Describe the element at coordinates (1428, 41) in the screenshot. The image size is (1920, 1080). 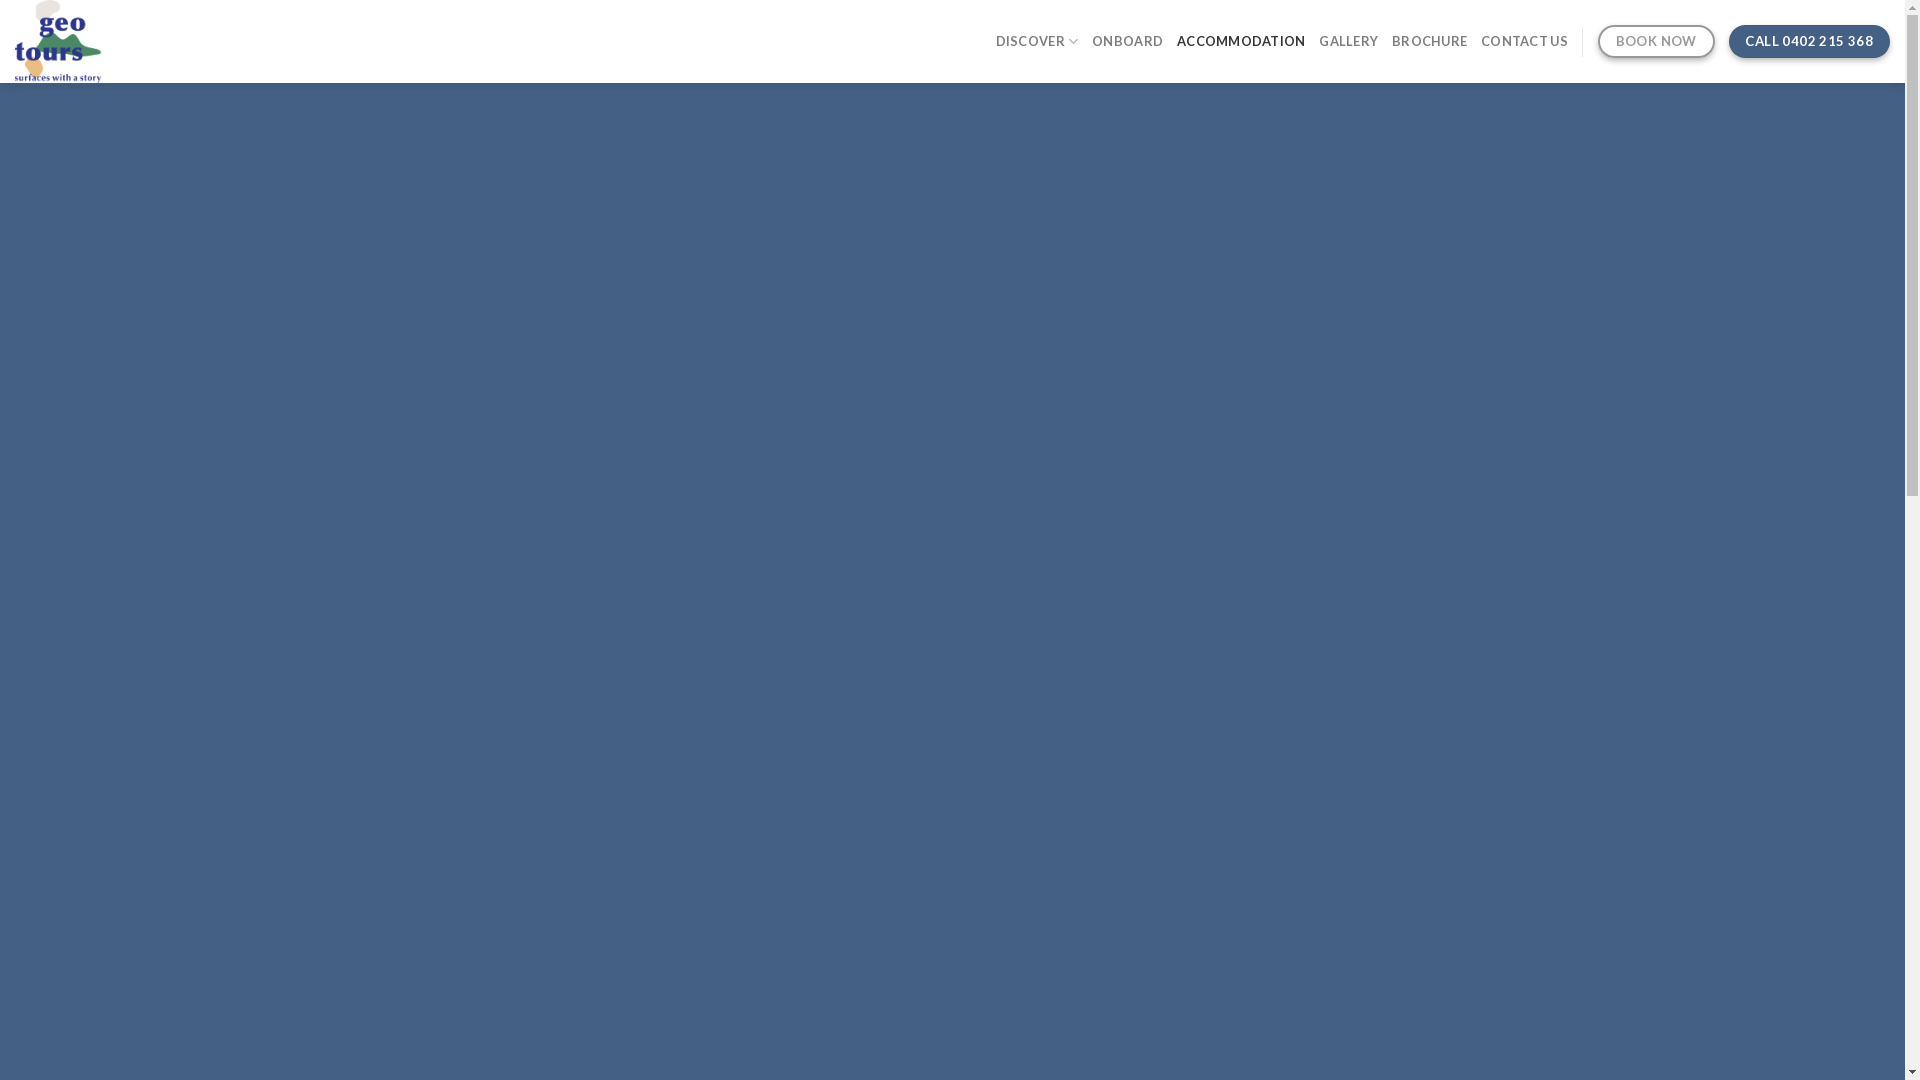
I see `'BROCHURE'` at that location.